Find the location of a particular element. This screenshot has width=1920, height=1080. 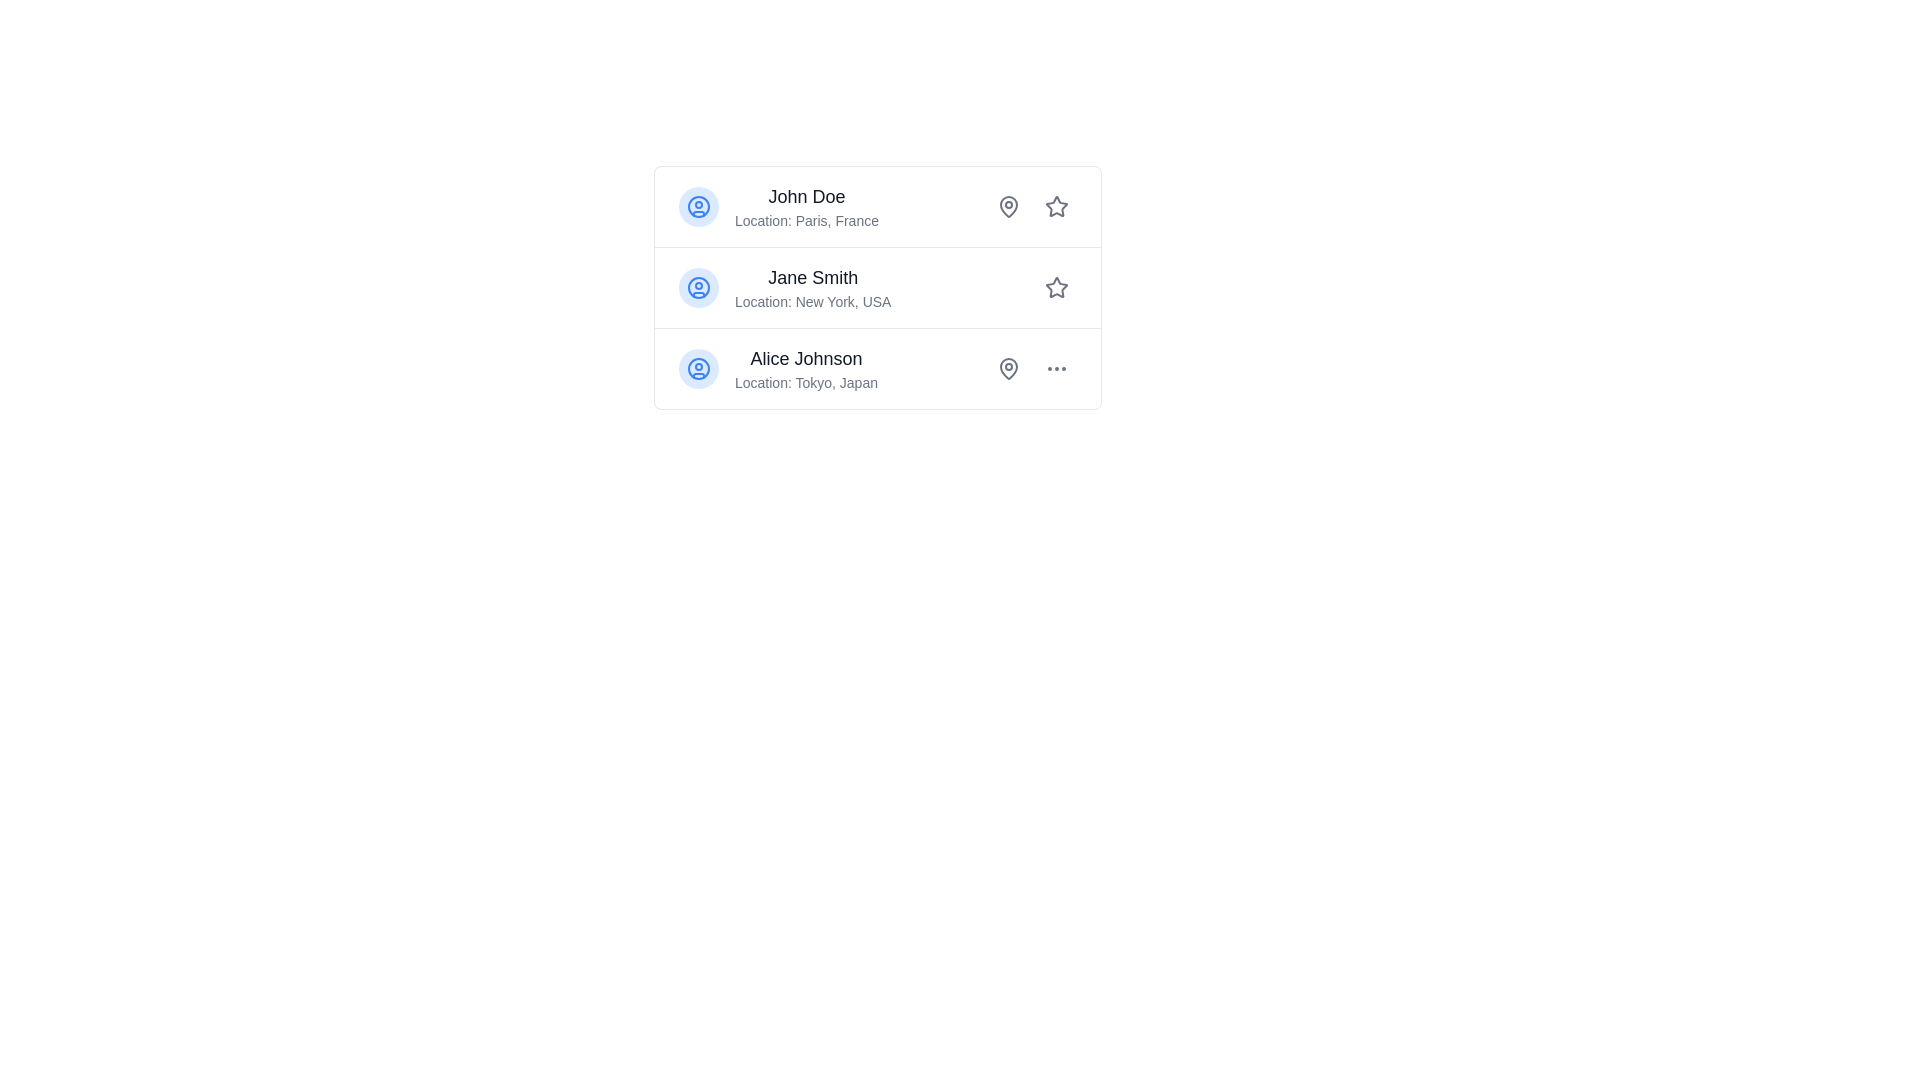

the profile icon representing 'Alice Johnson' located to the left of the text 'Alice Johnson' in the vertical list is located at coordinates (699, 369).